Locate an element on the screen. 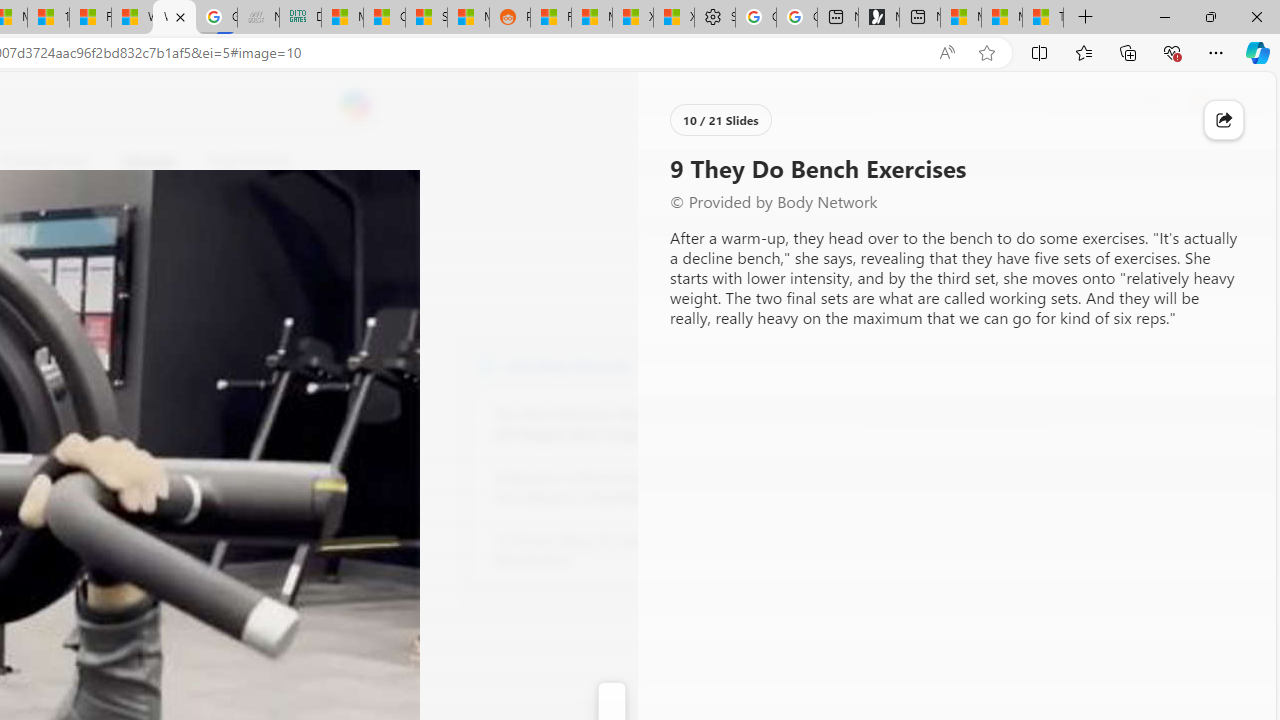  'Class: at-item immersive' is located at coordinates (1223, 120).